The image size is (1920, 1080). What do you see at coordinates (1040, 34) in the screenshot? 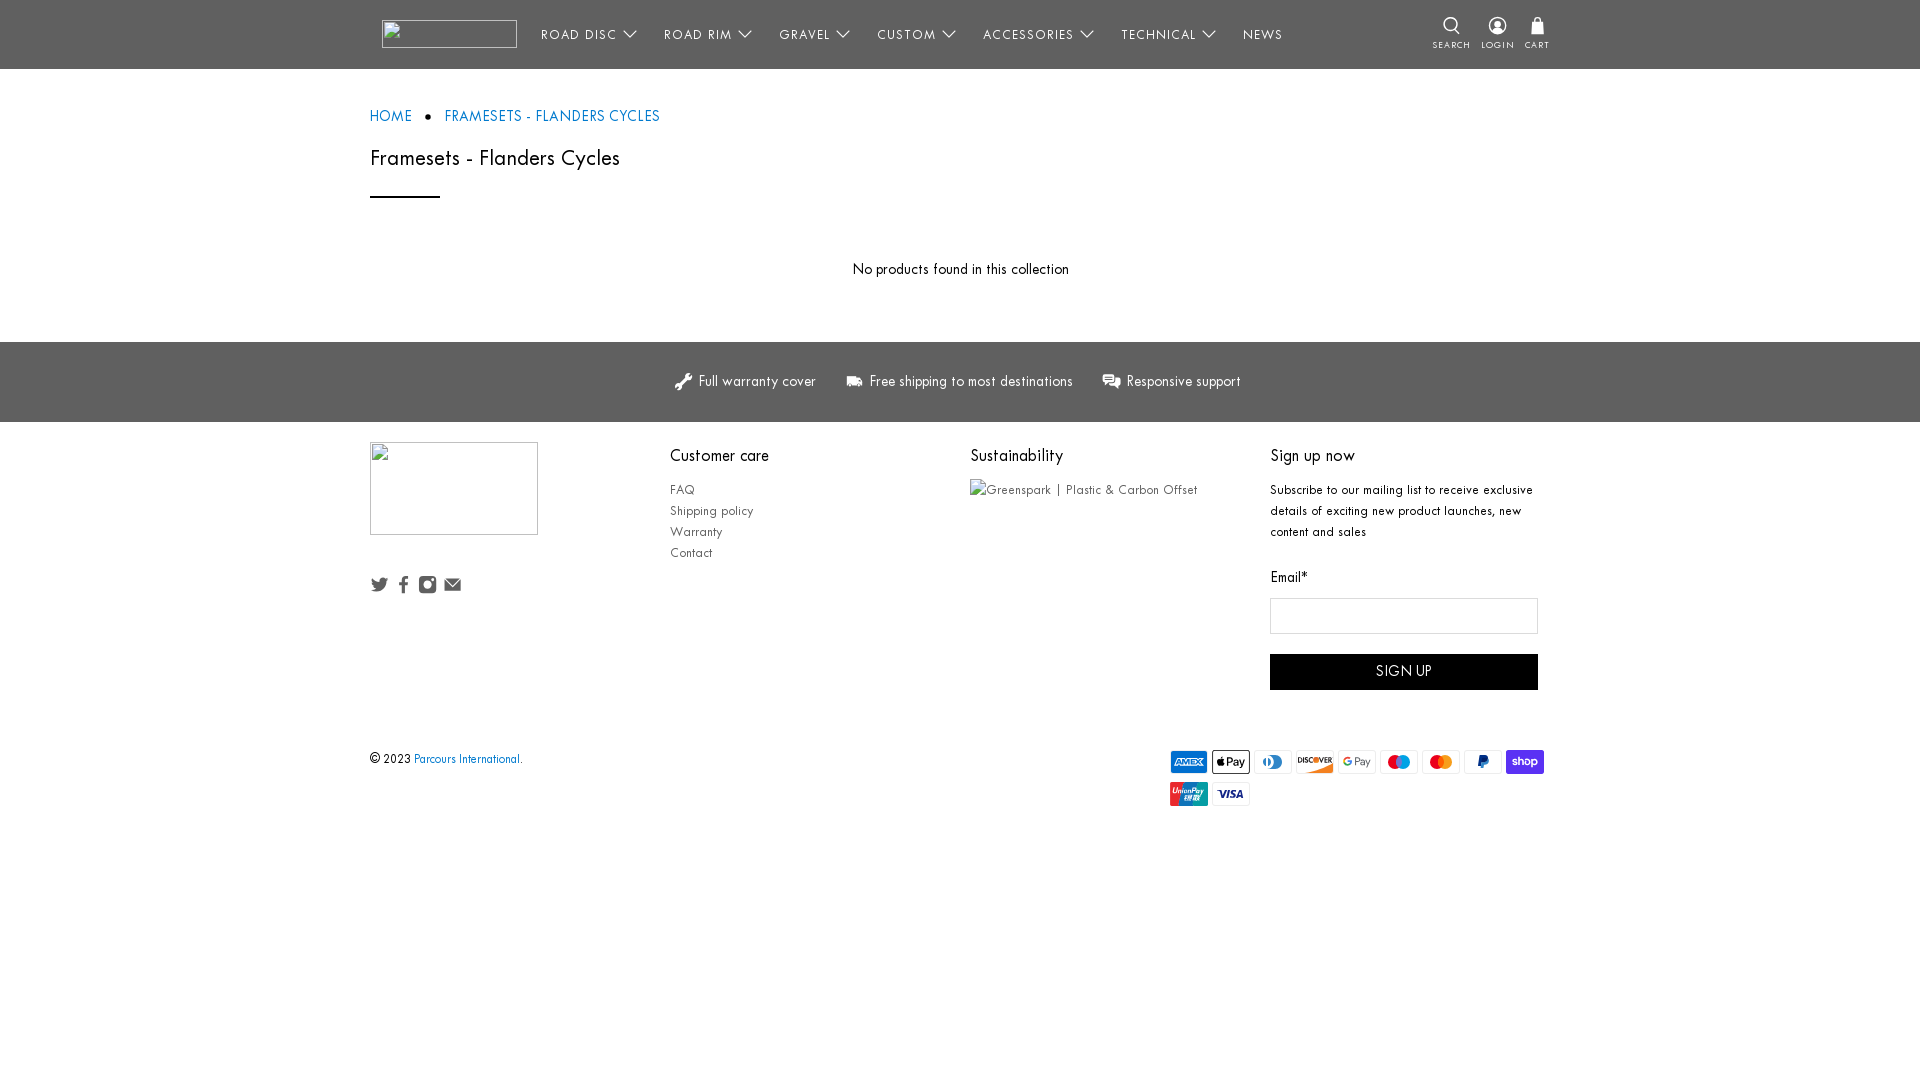
I see `'ACCESSORIES'` at bounding box center [1040, 34].